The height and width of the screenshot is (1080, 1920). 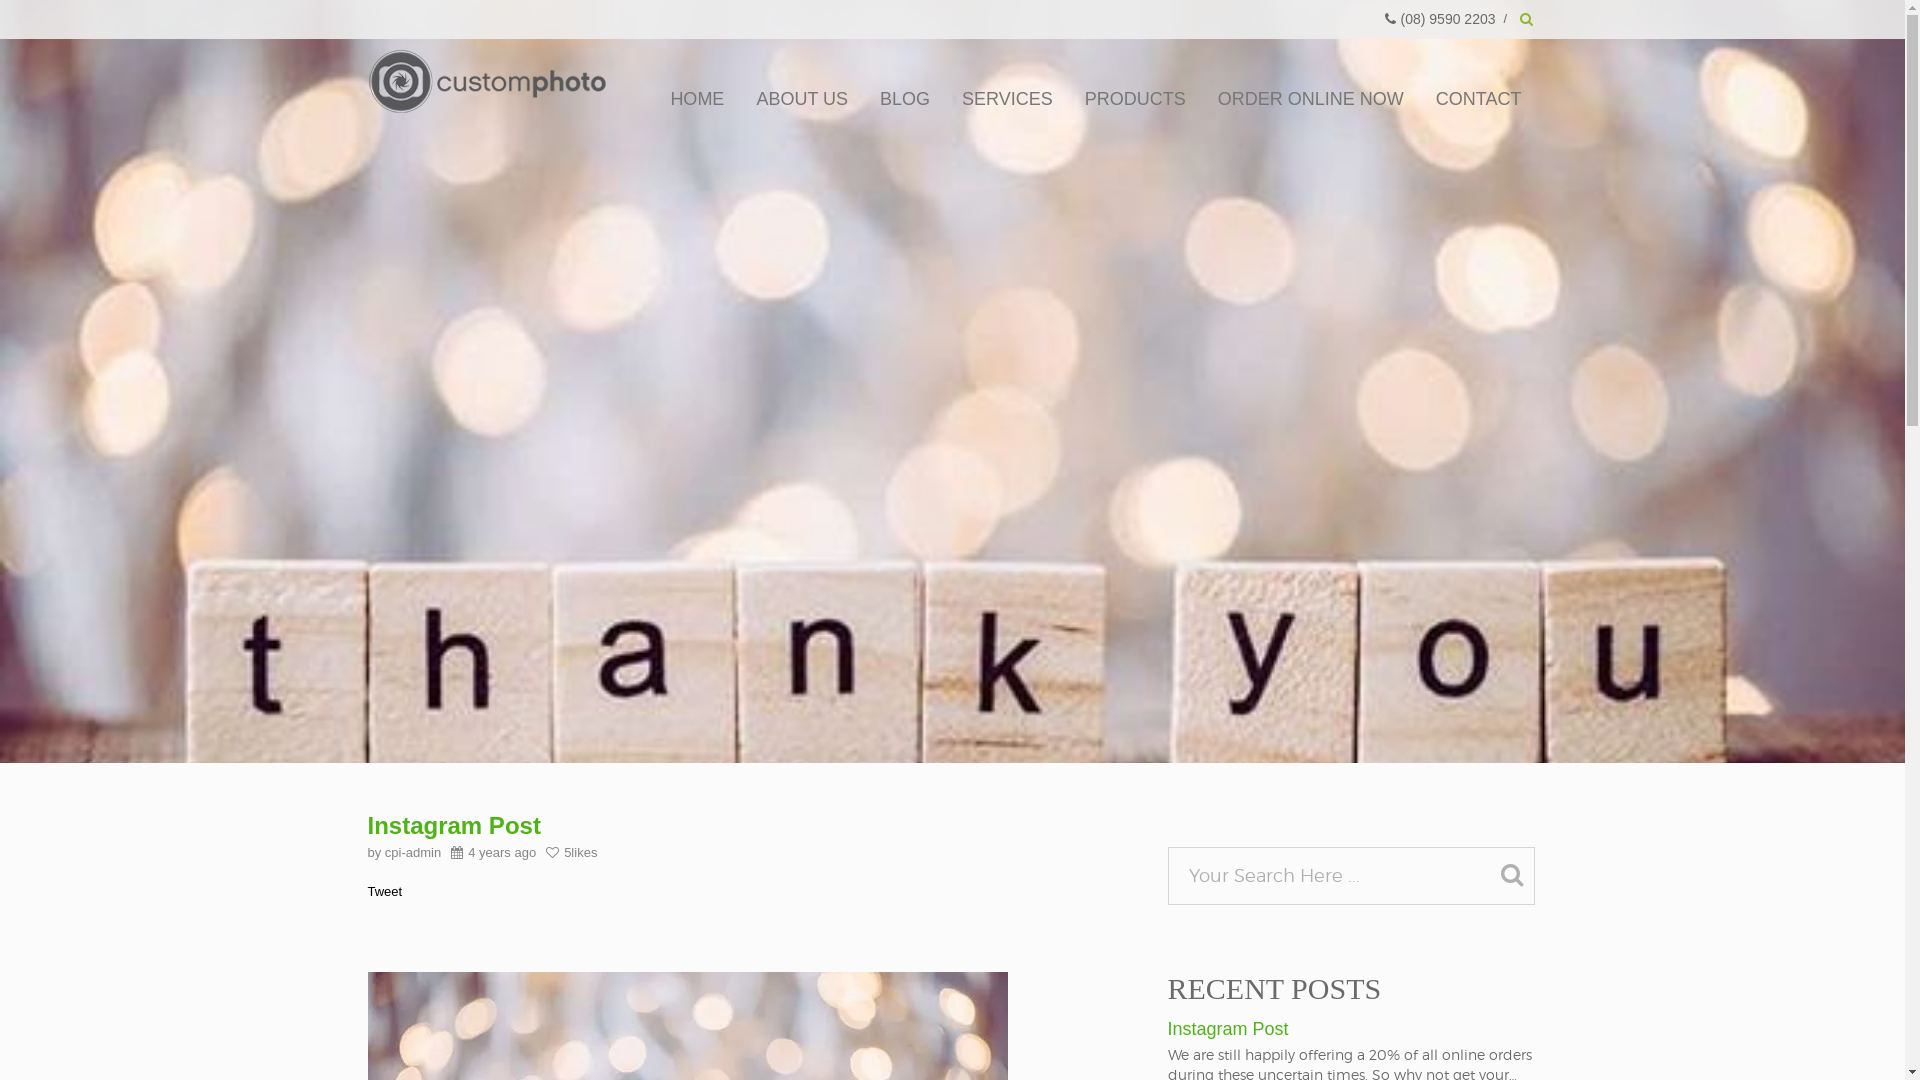 What do you see at coordinates (1440, 19) in the screenshot?
I see `'(08) 9590 2203'` at bounding box center [1440, 19].